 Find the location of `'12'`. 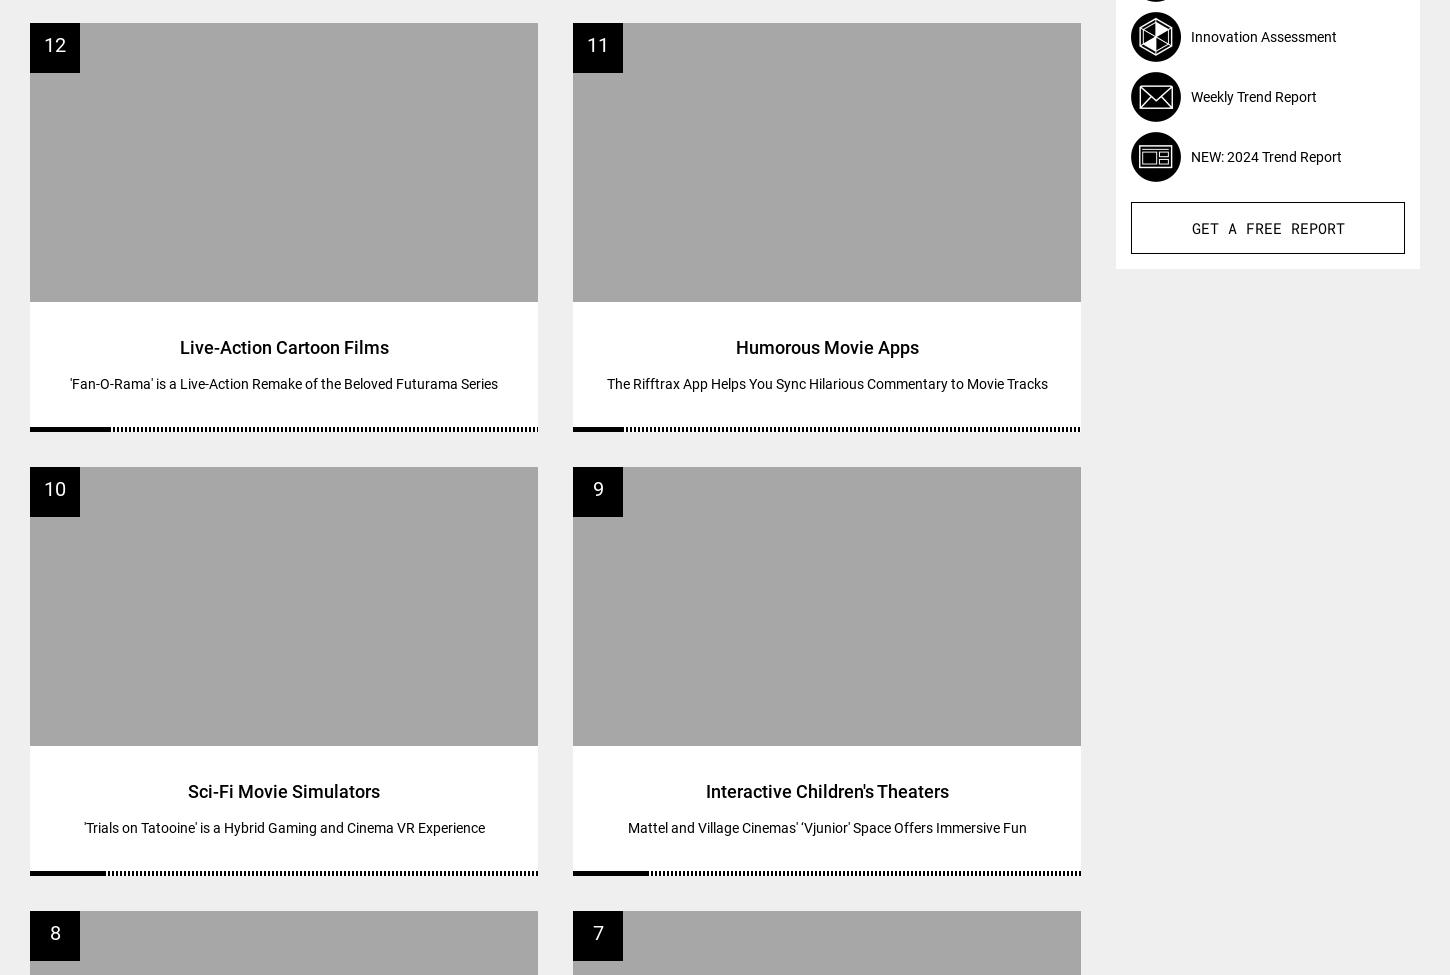

'12' is located at coordinates (54, 43).